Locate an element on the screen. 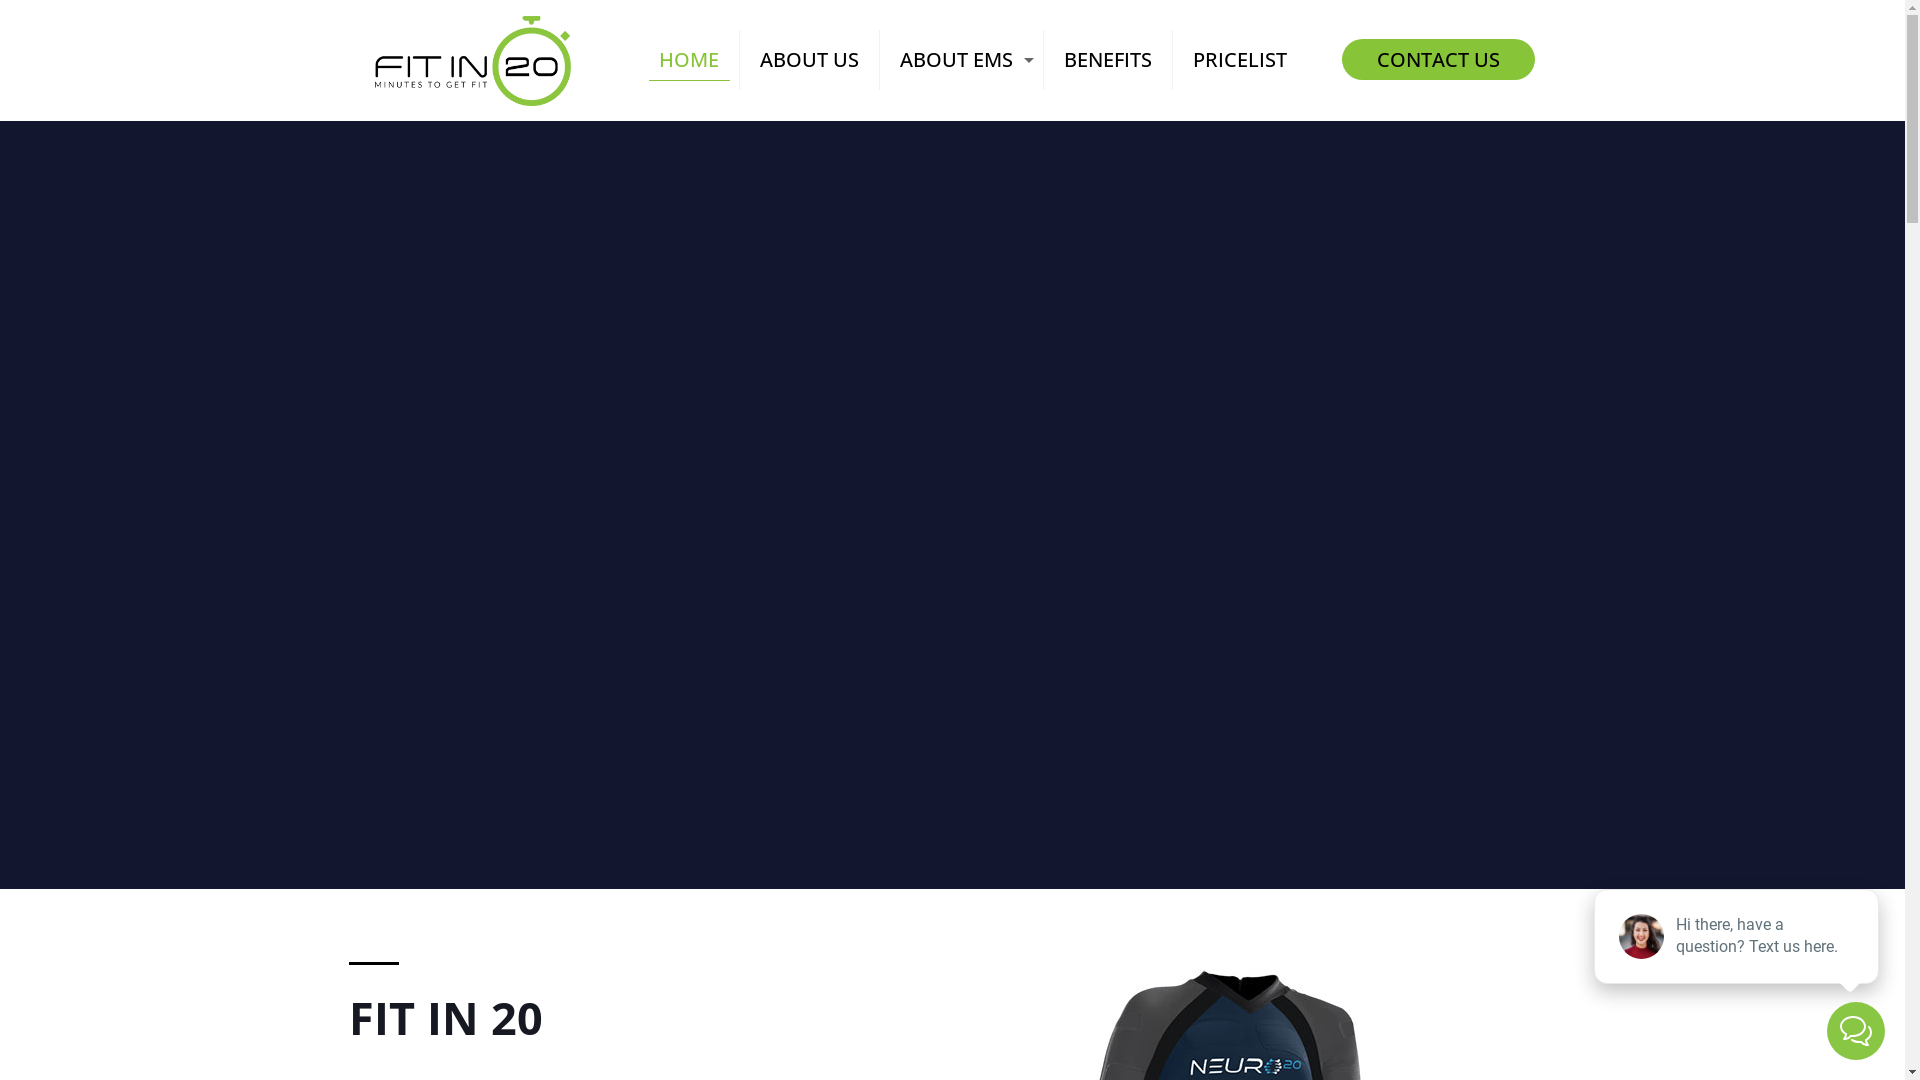  'PRICELIST' is located at coordinates (1238, 59).